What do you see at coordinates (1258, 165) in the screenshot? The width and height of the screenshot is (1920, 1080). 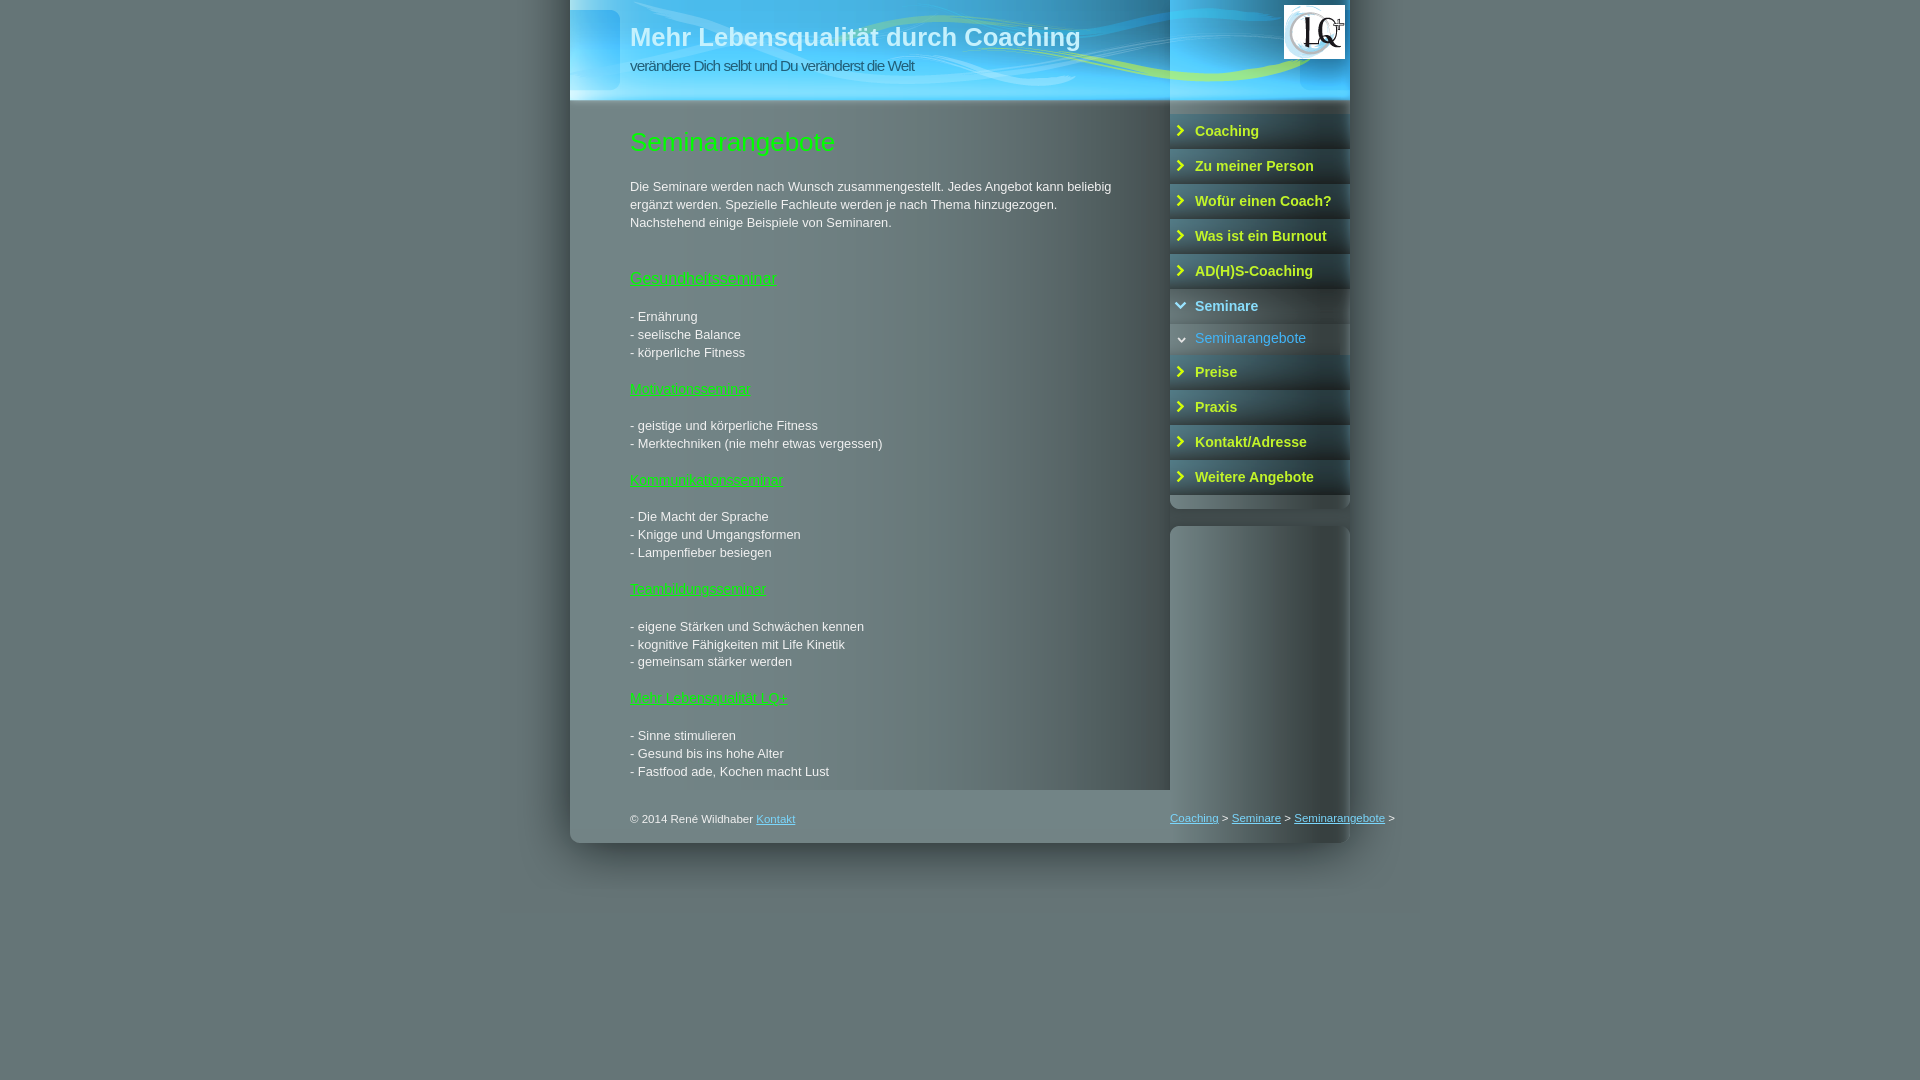 I see `'Zu meiner Person'` at bounding box center [1258, 165].